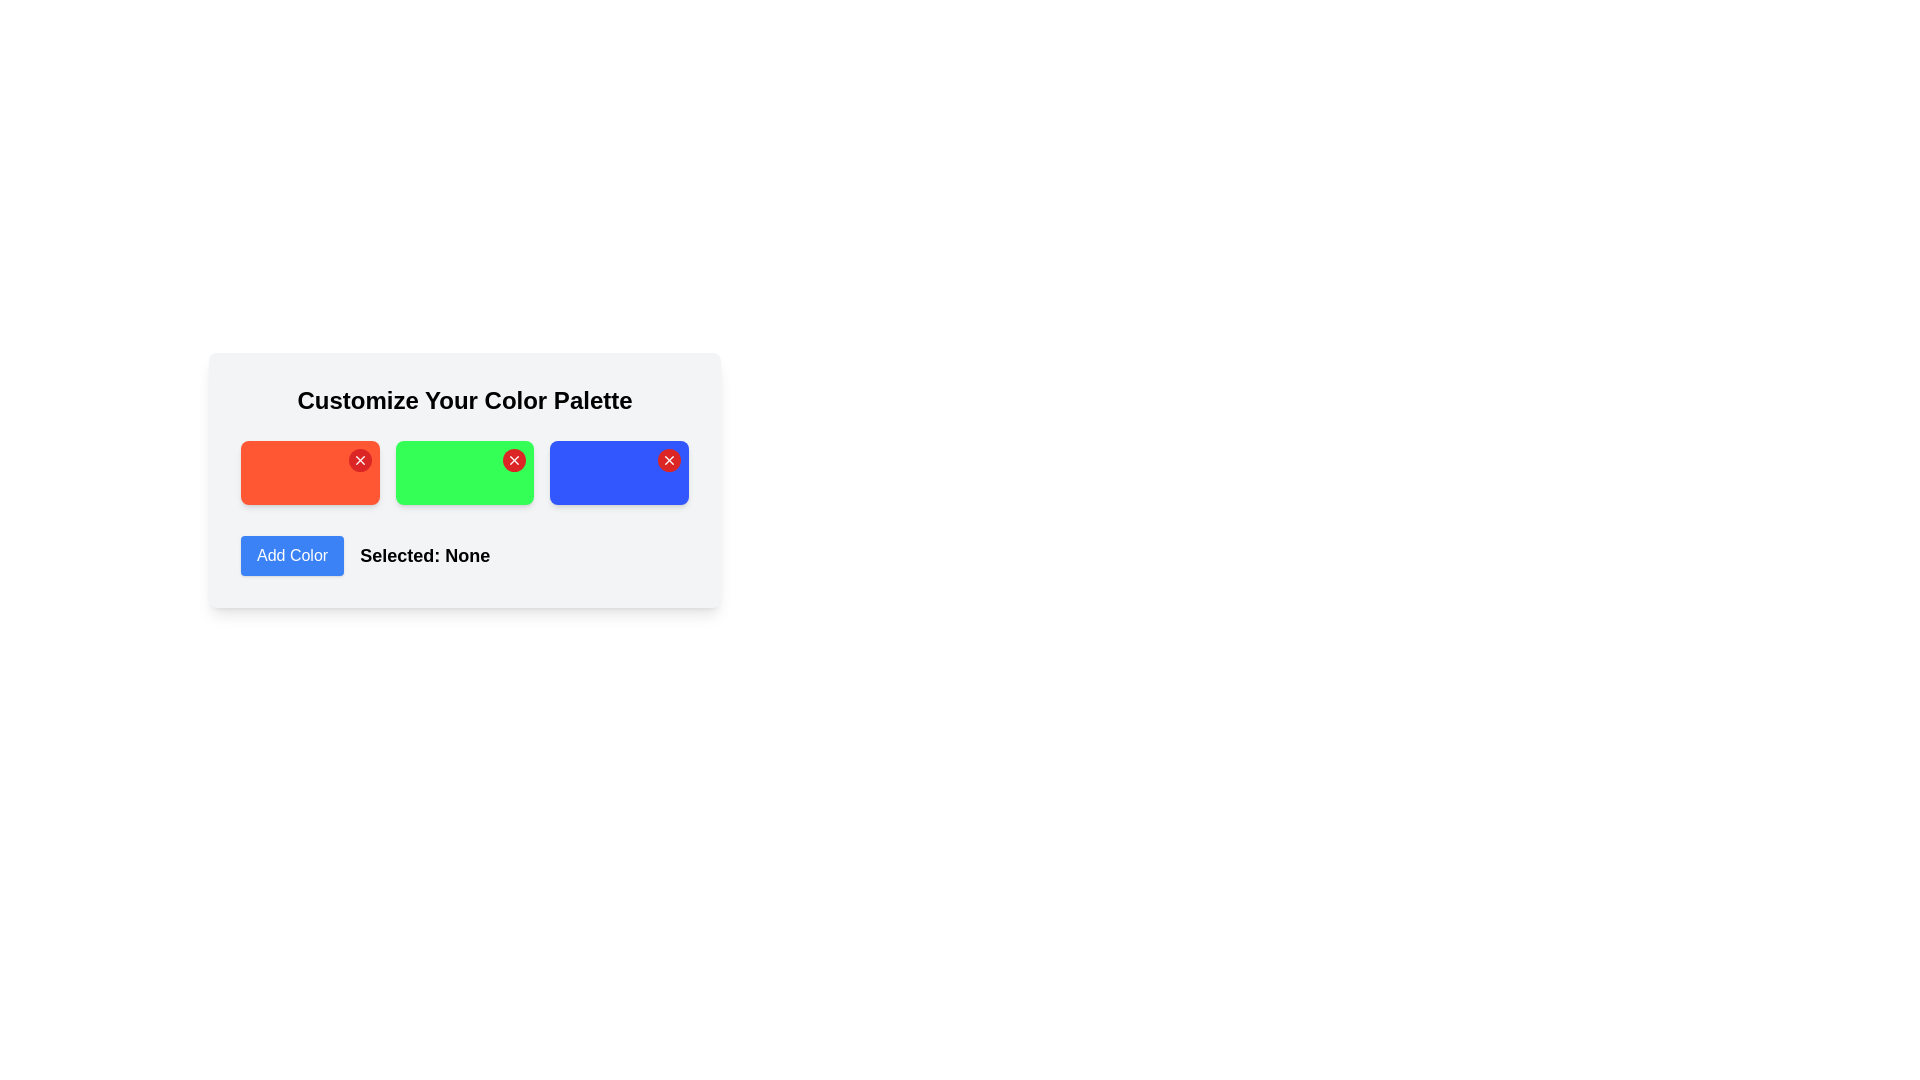 The image size is (1920, 1080). What do you see at coordinates (514, 460) in the screenshot?
I see `the button located in the top-right corner of the green rectangular box in the 'Customize Your Color Palette' section` at bounding box center [514, 460].